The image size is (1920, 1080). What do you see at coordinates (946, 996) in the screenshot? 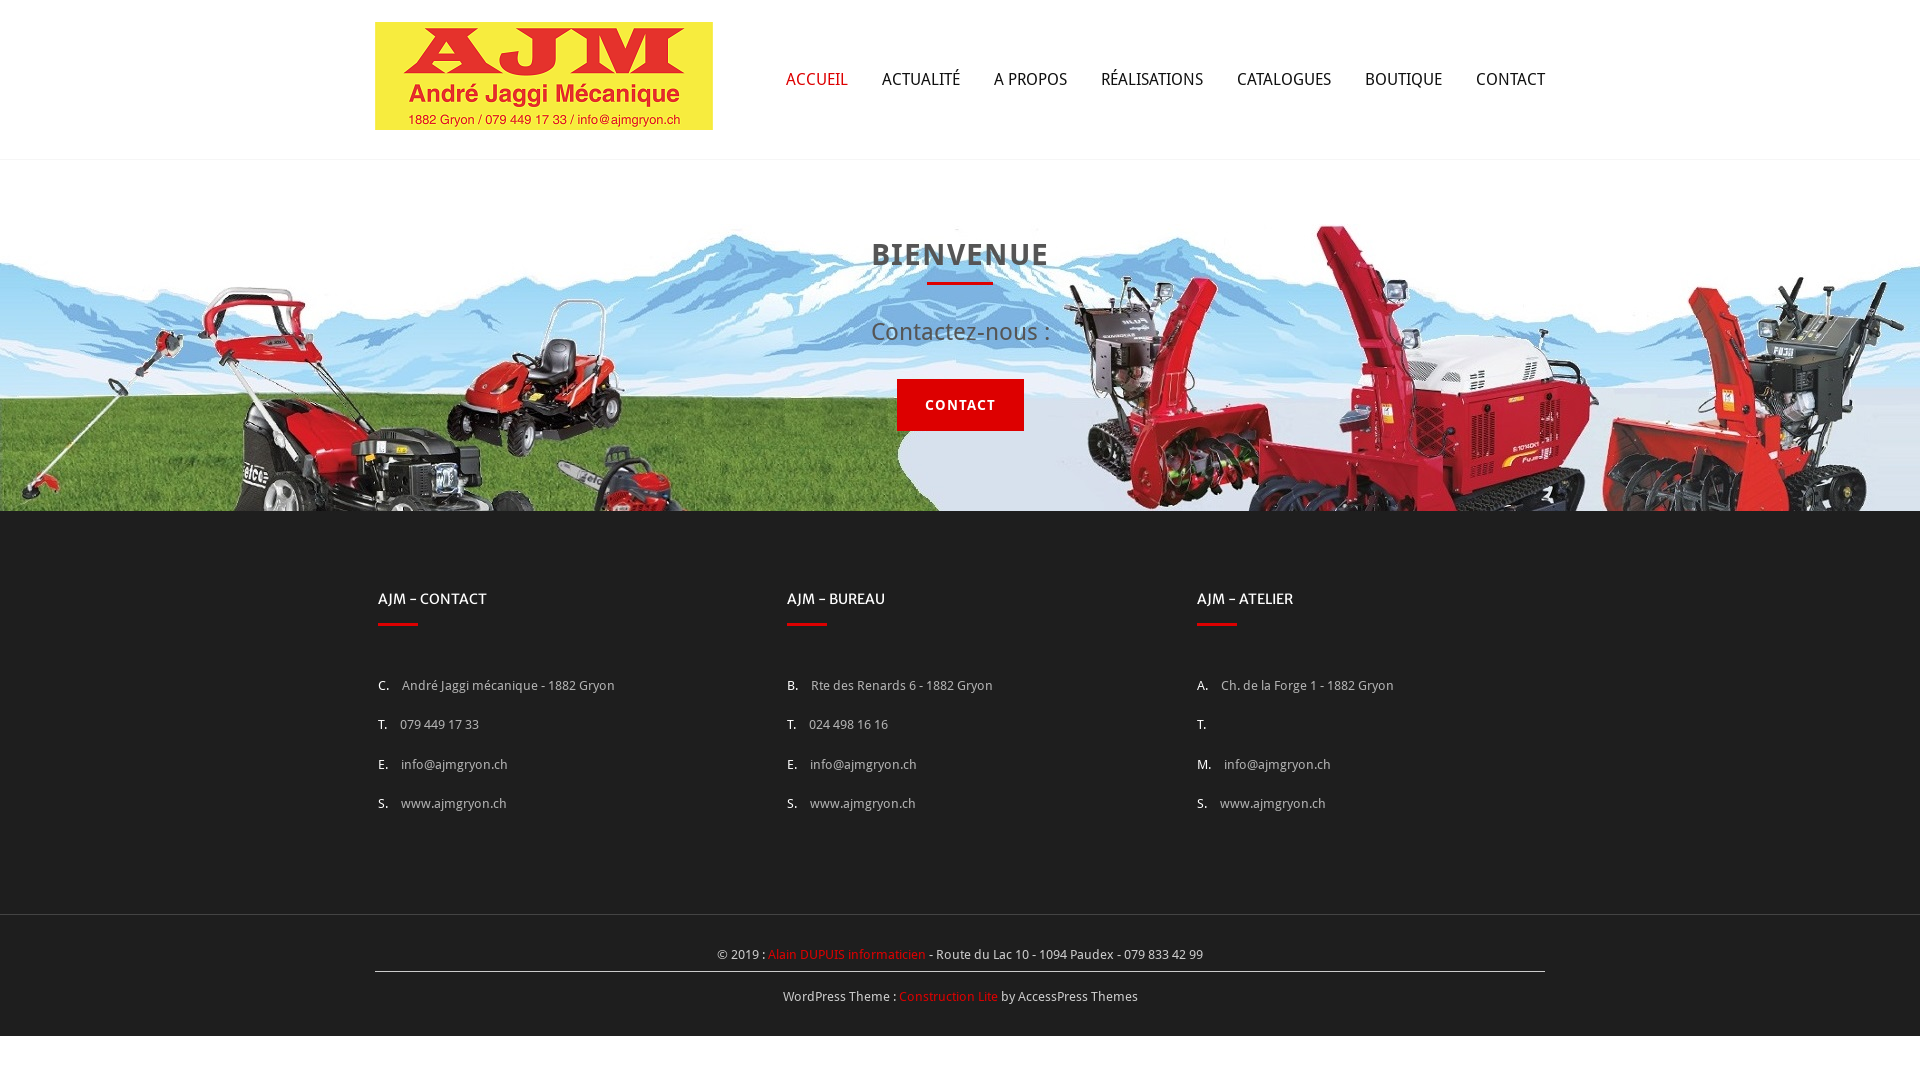
I see `'Construction Lite'` at bounding box center [946, 996].